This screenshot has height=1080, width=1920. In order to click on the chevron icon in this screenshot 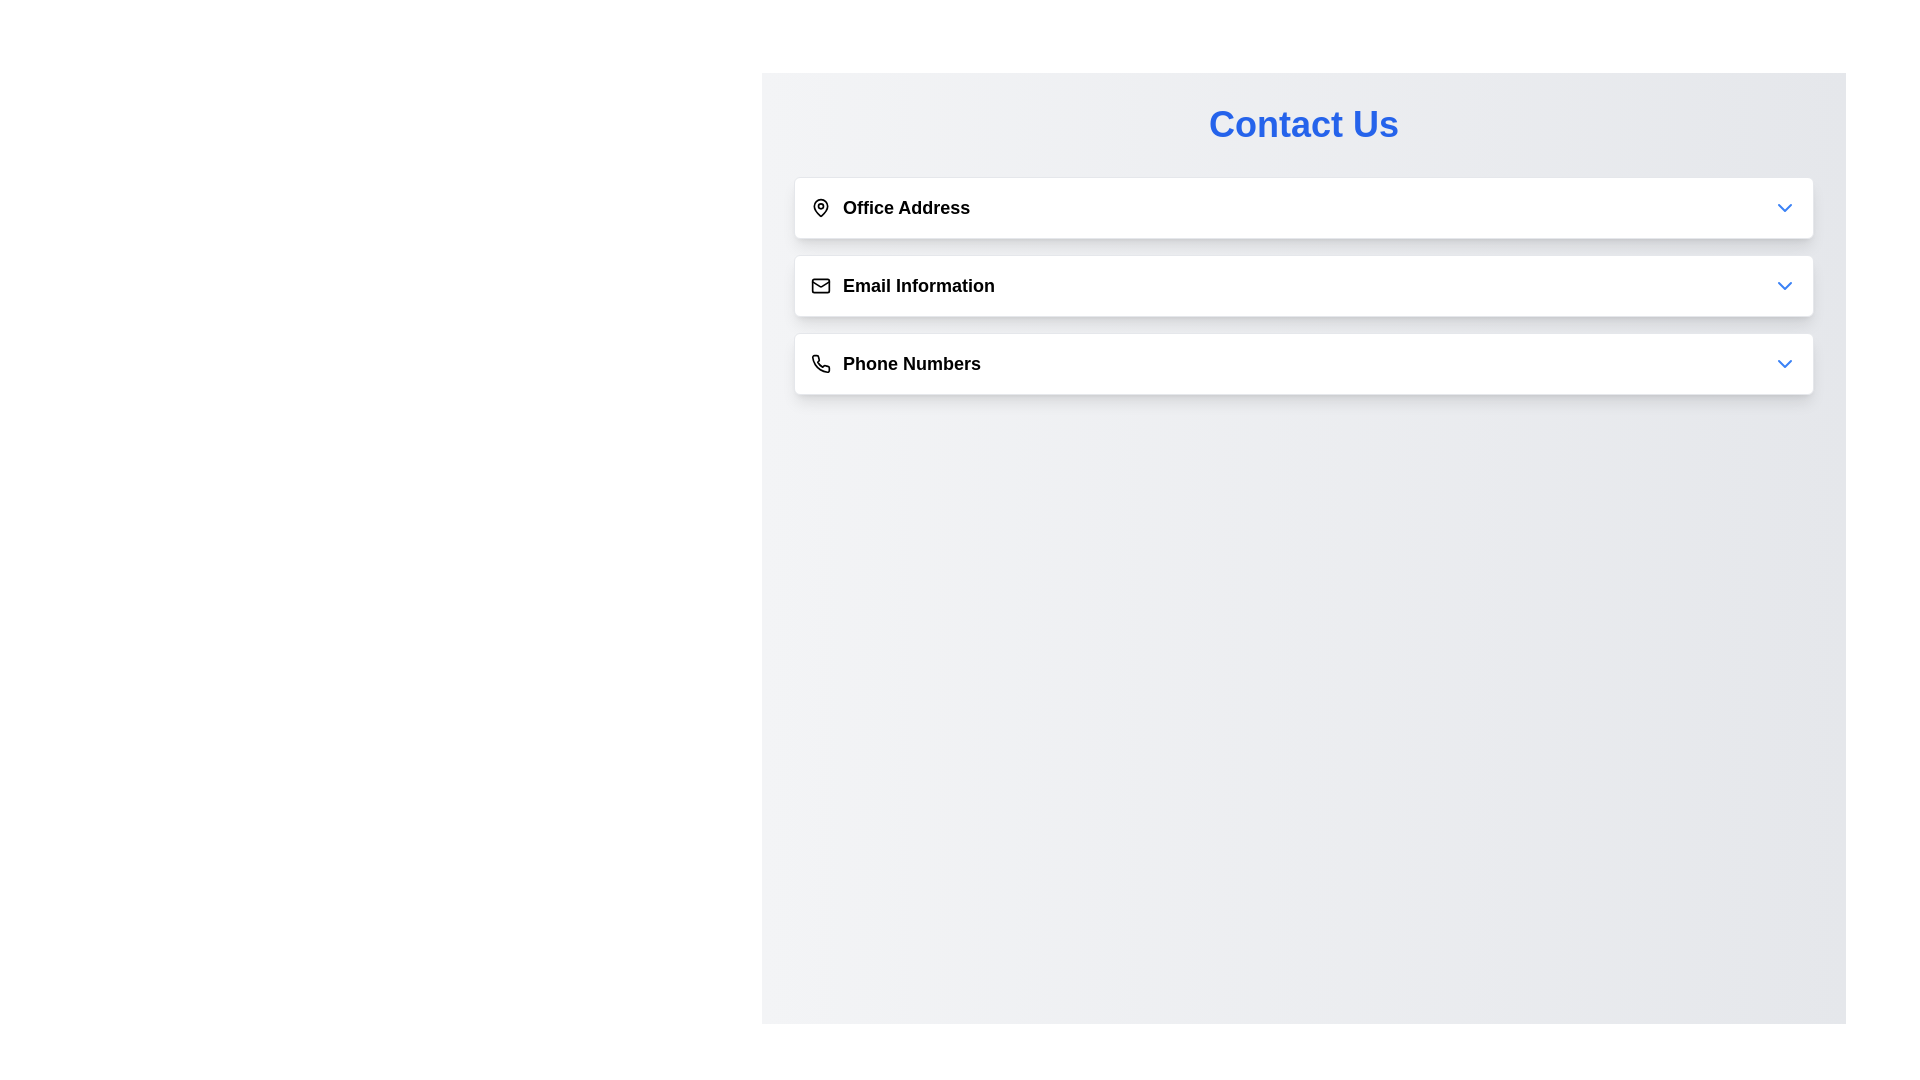, I will do `click(1785, 208)`.